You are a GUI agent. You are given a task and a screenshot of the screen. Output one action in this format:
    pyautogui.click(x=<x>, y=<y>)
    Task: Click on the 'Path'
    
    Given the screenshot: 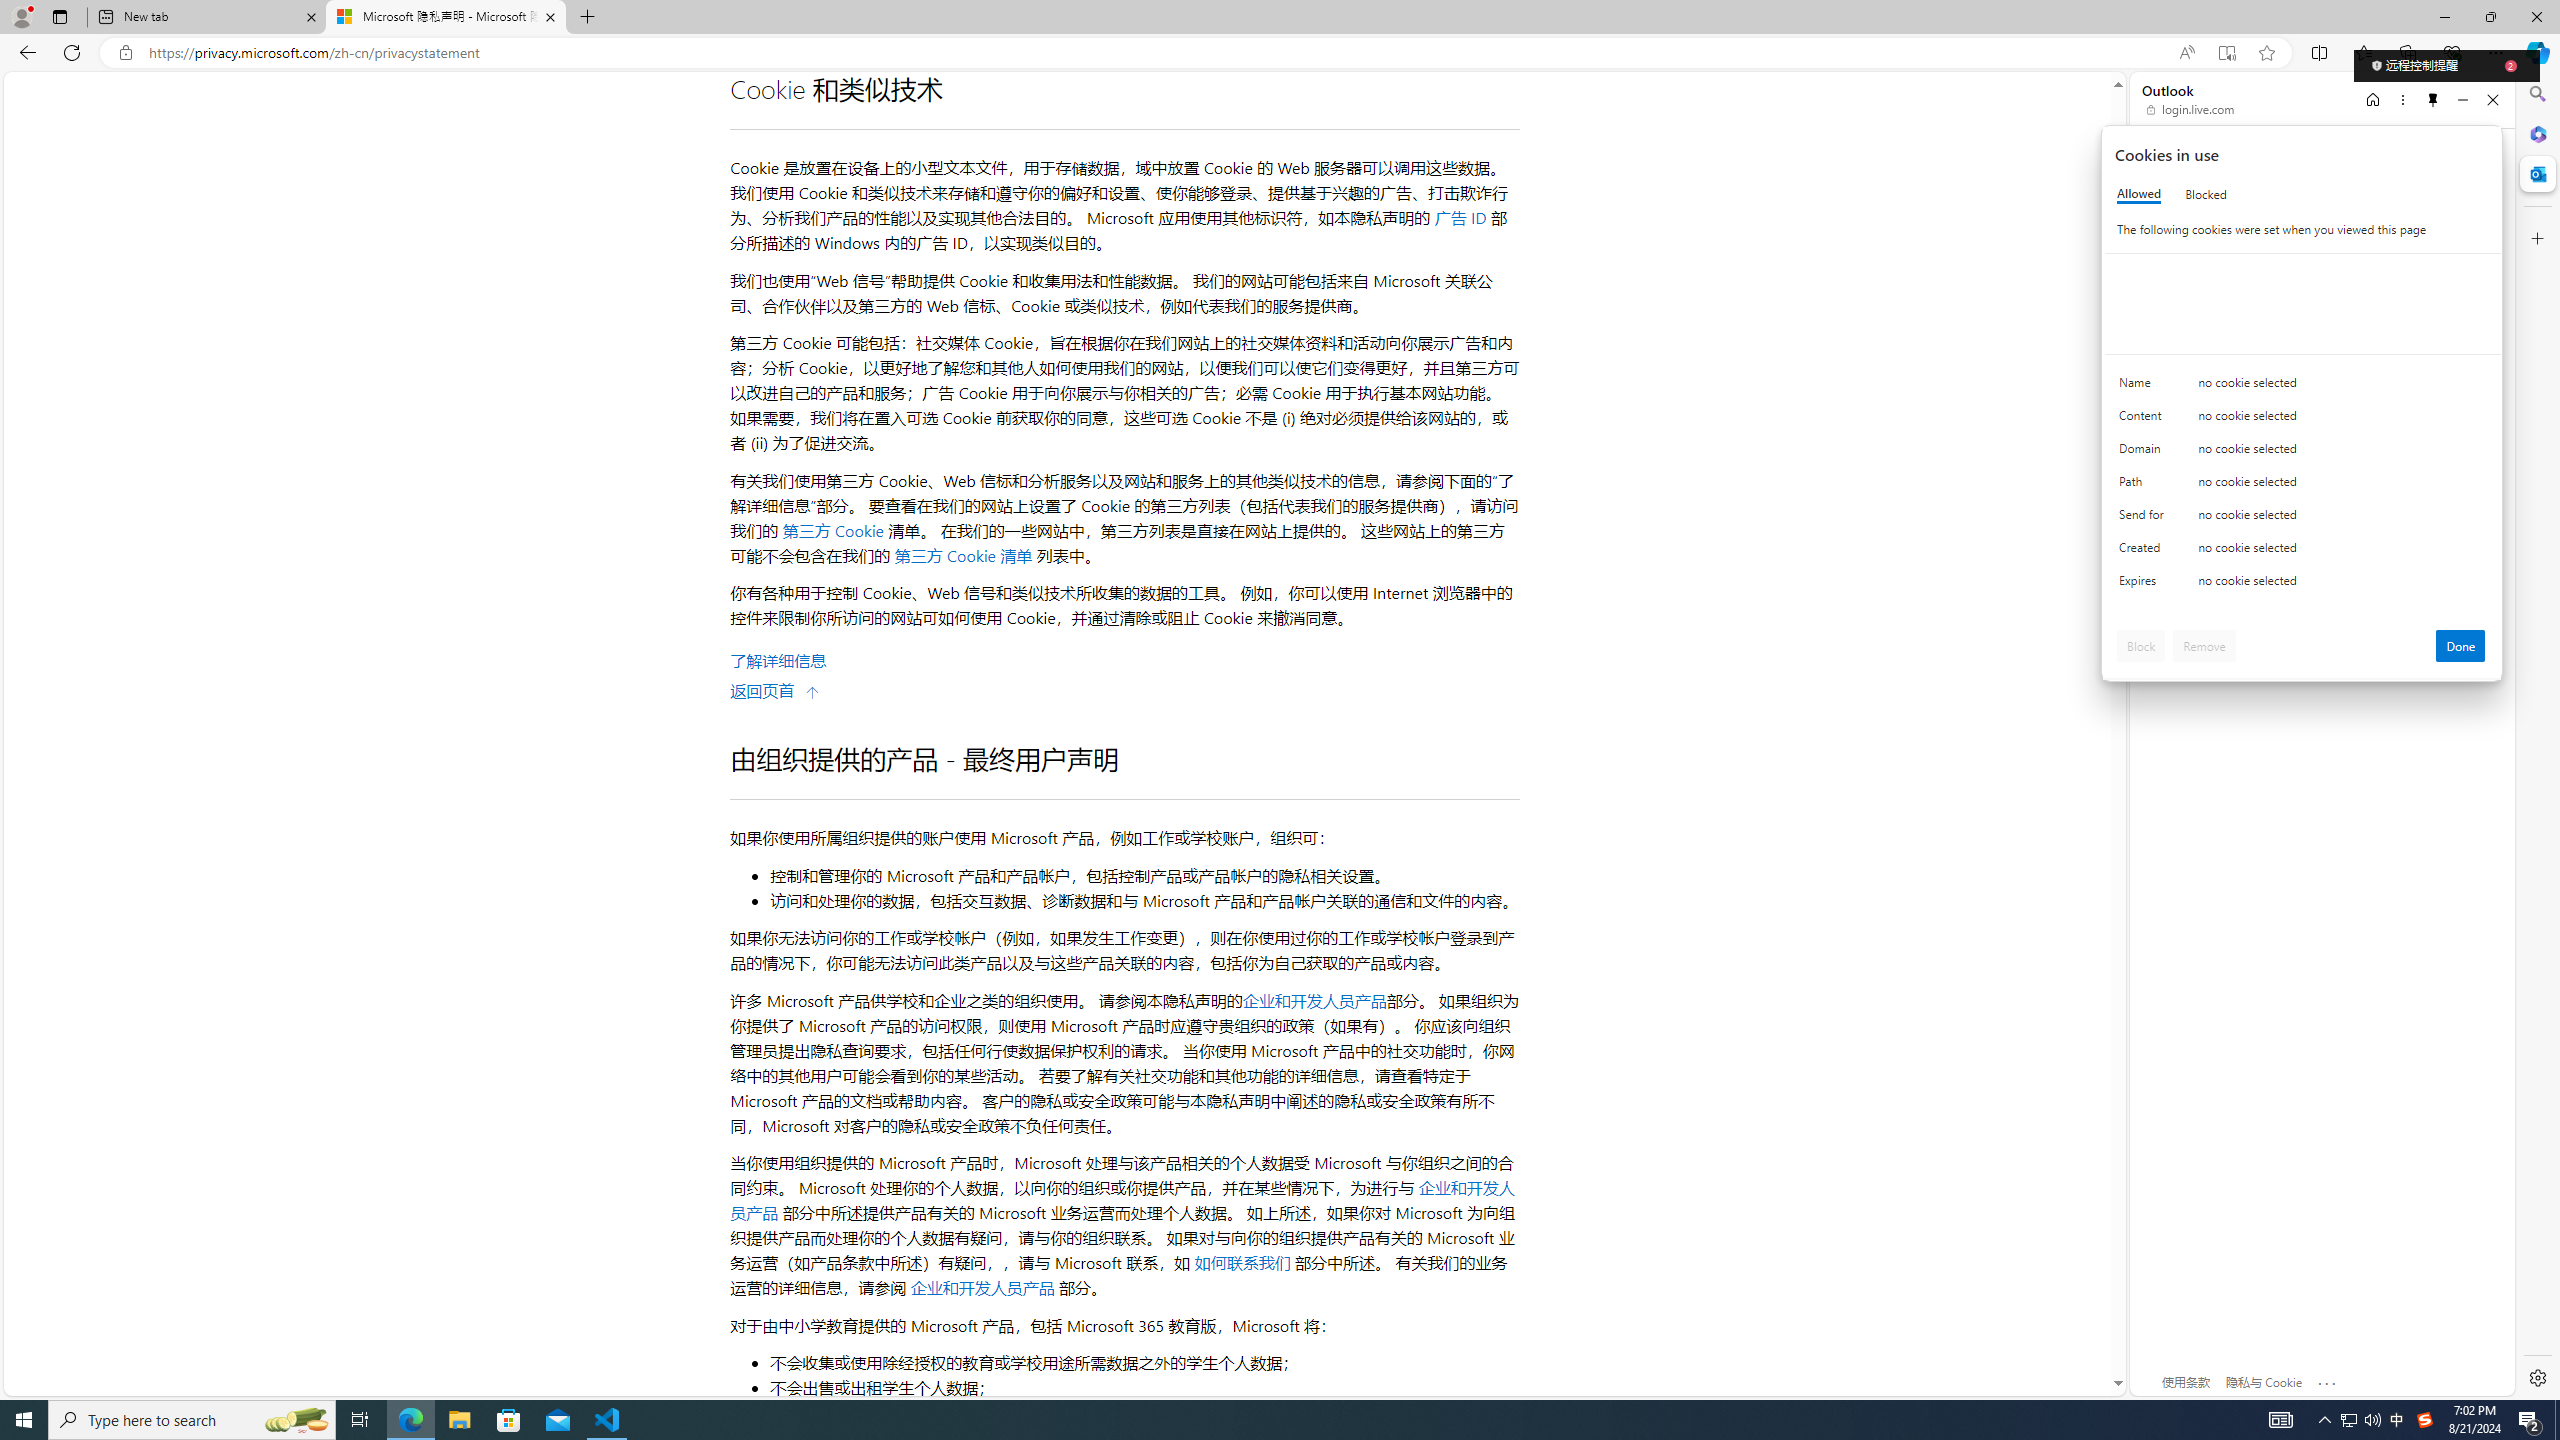 What is the action you would take?
    pyautogui.click(x=2144, y=486)
    